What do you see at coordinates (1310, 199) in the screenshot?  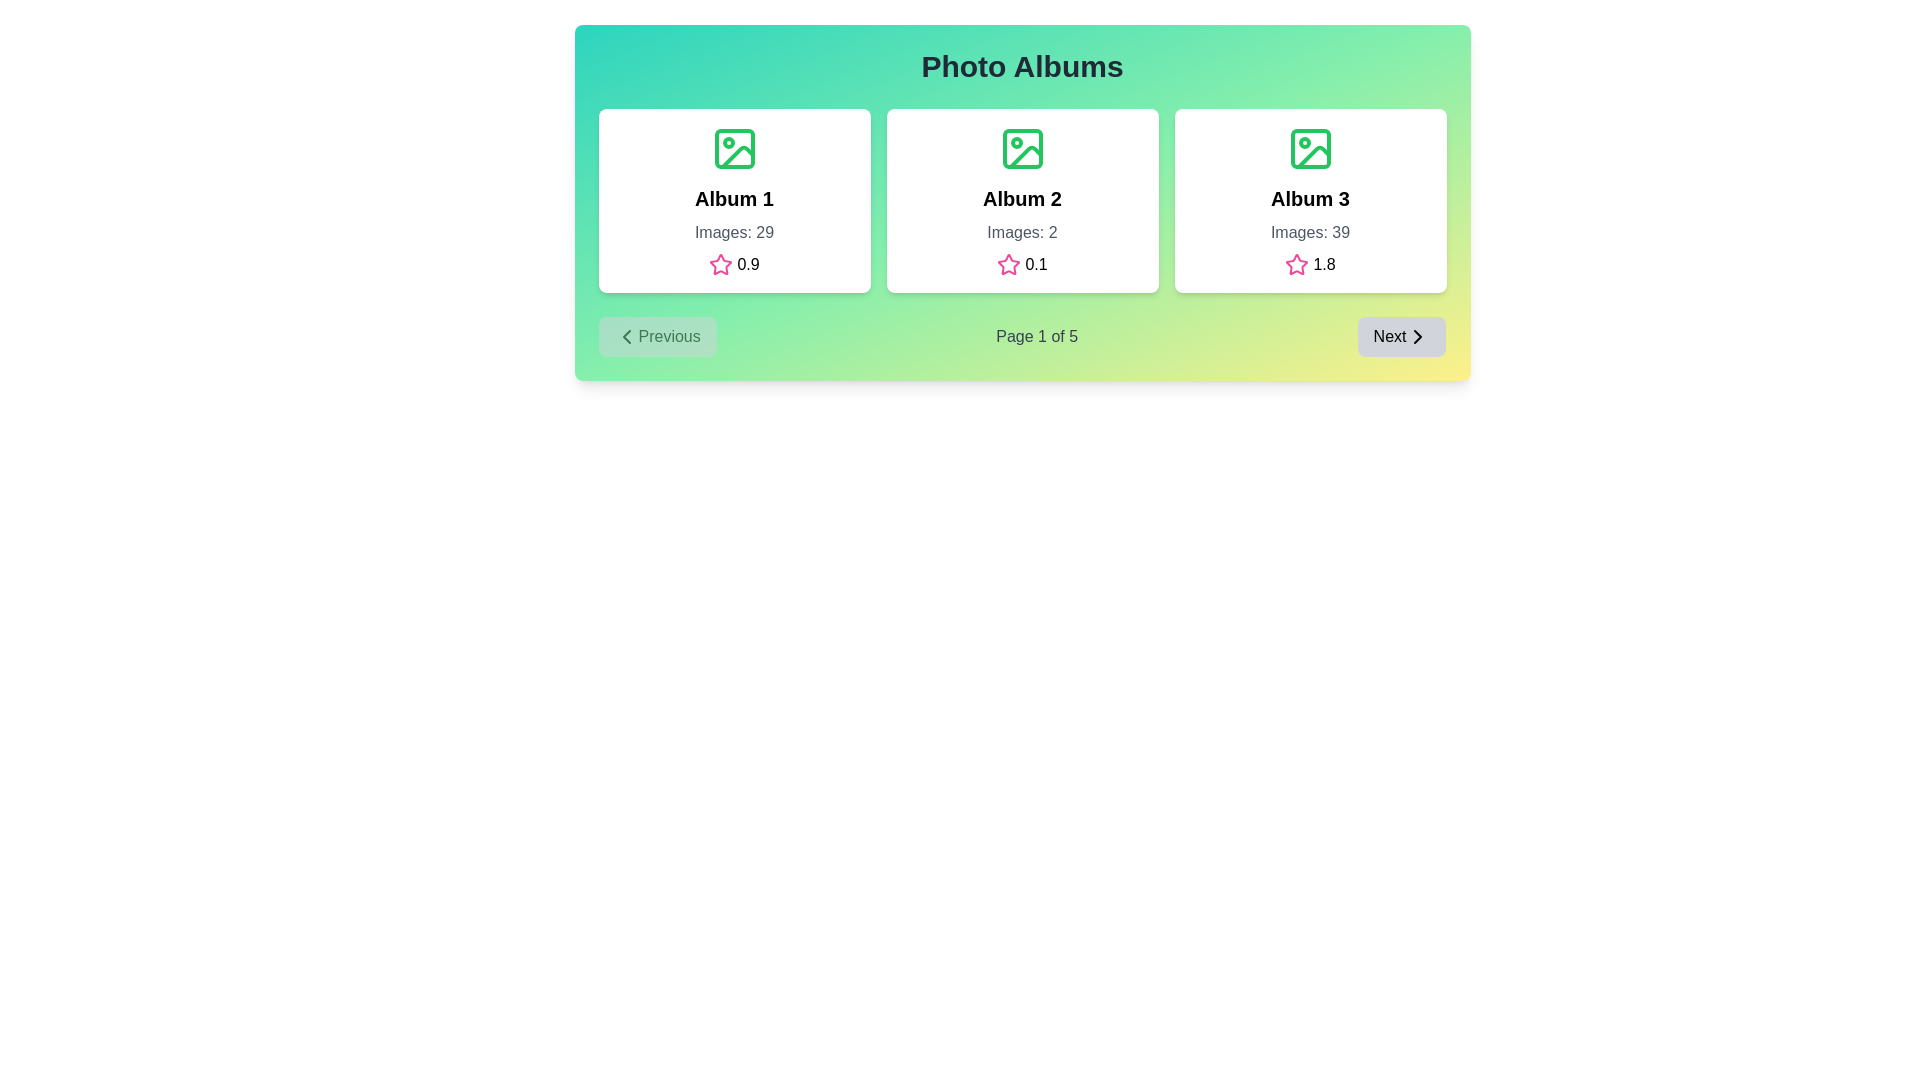 I see `text label that identifies the album within the third card in the row of album cards, positioned near the center-top area of the card, directly underneath the green icon` at bounding box center [1310, 199].